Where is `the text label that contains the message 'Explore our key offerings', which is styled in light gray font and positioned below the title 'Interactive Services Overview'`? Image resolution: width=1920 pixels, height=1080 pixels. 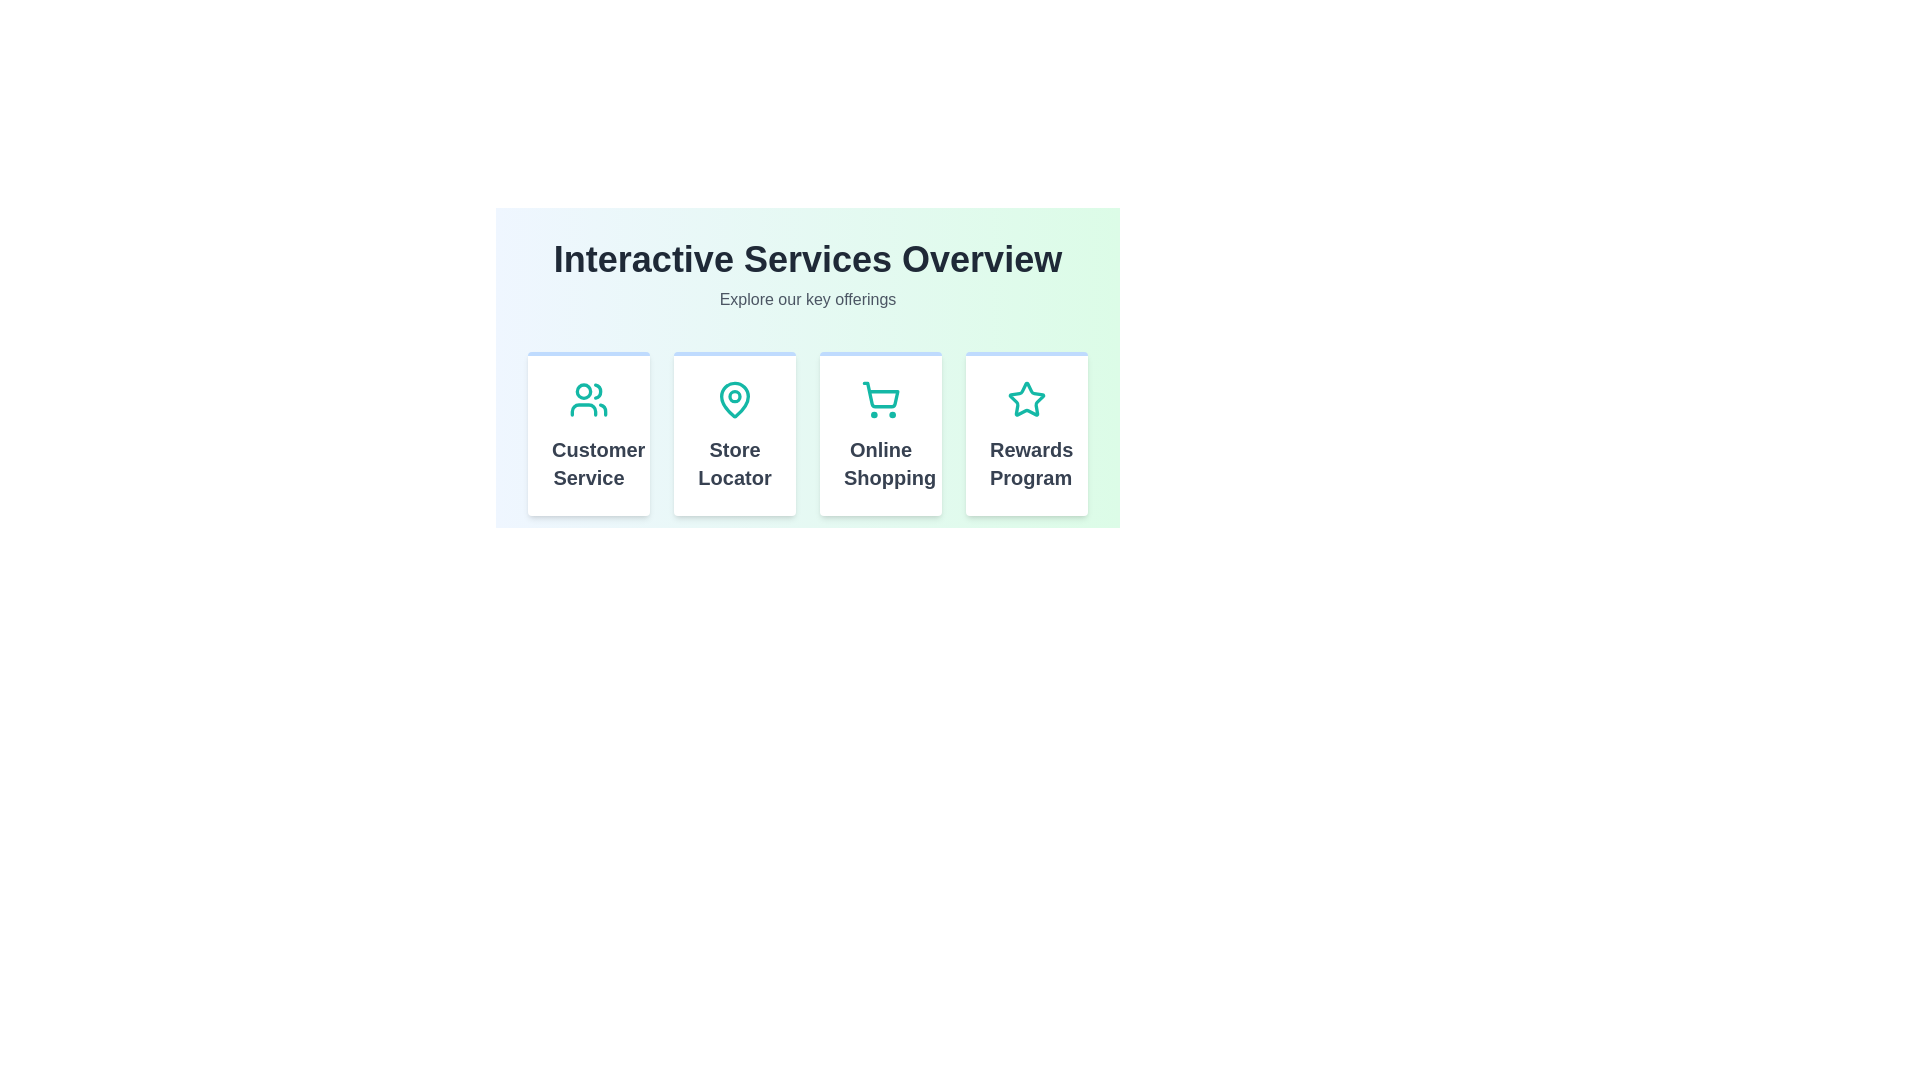 the text label that contains the message 'Explore our key offerings', which is styled in light gray font and positioned below the title 'Interactive Services Overview' is located at coordinates (807, 300).